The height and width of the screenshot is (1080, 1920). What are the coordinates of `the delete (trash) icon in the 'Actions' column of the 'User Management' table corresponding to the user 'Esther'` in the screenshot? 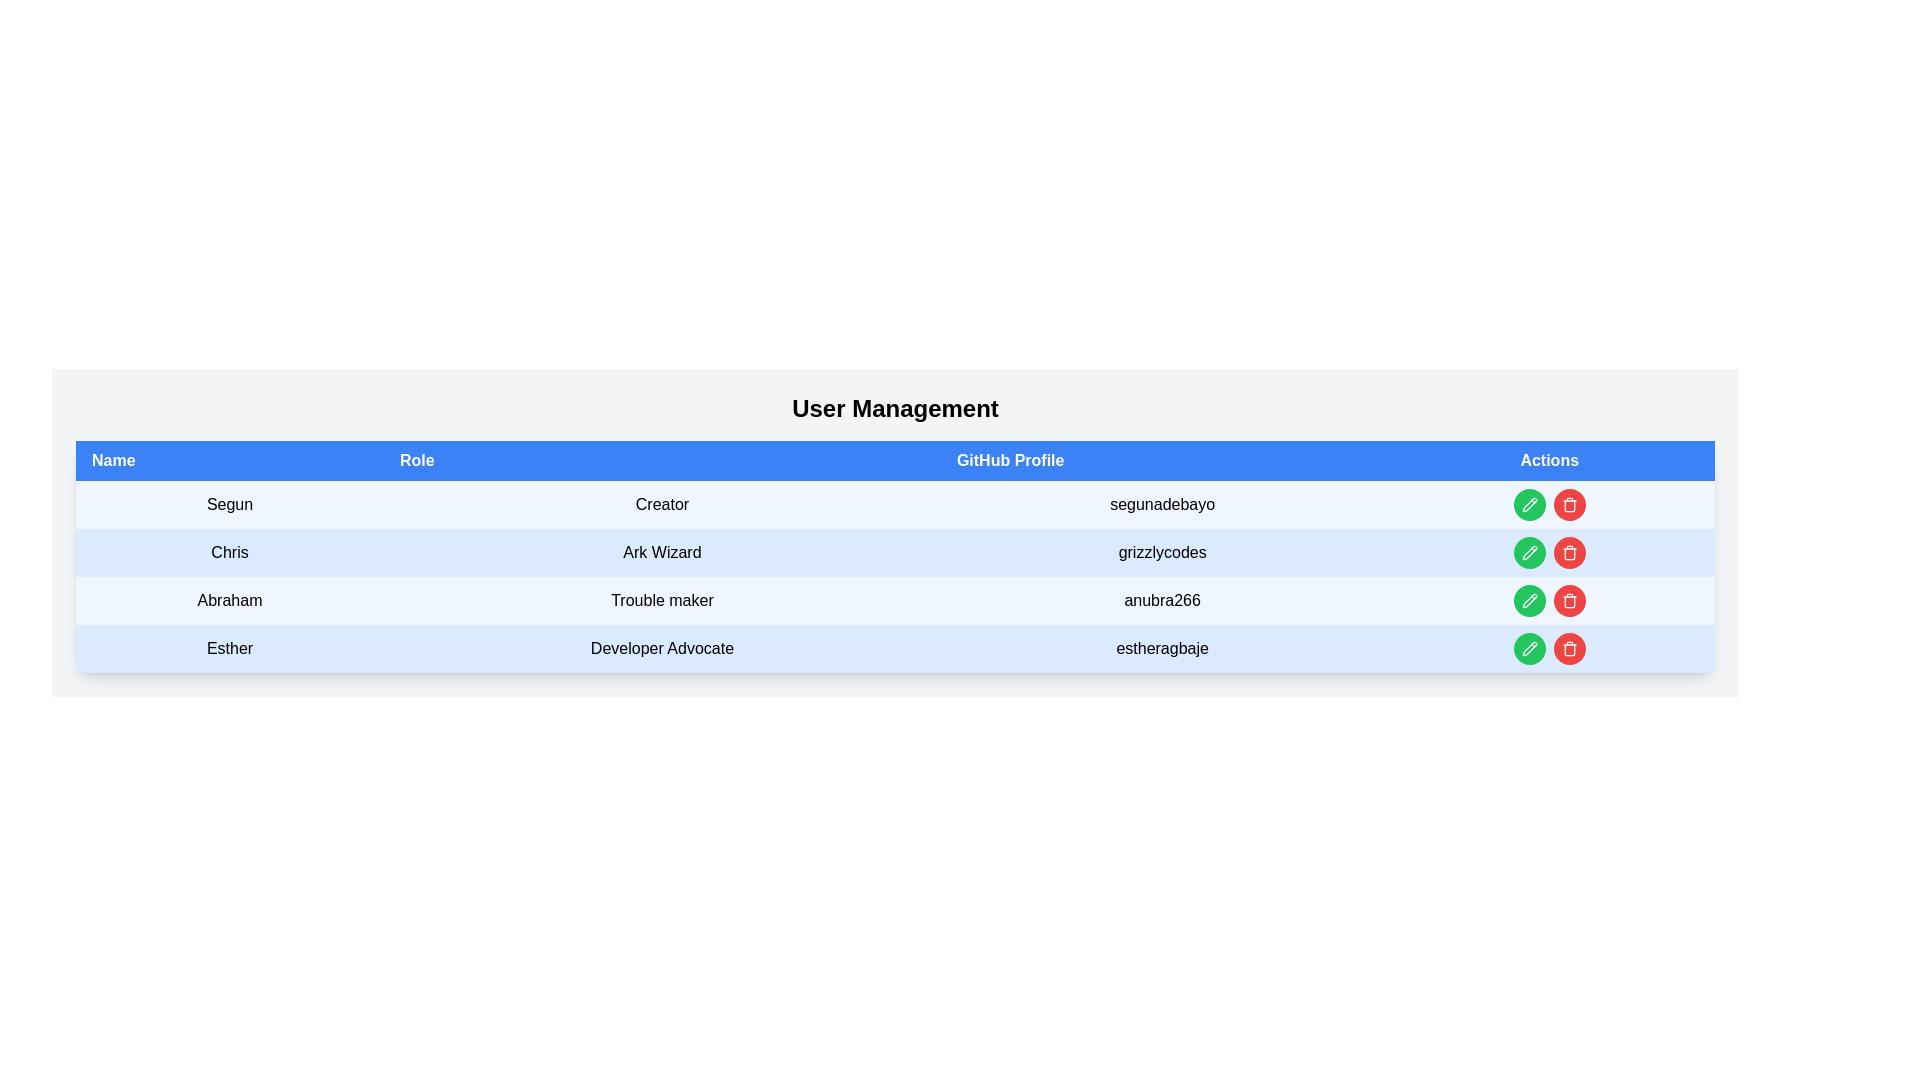 It's located at (1568, 650).